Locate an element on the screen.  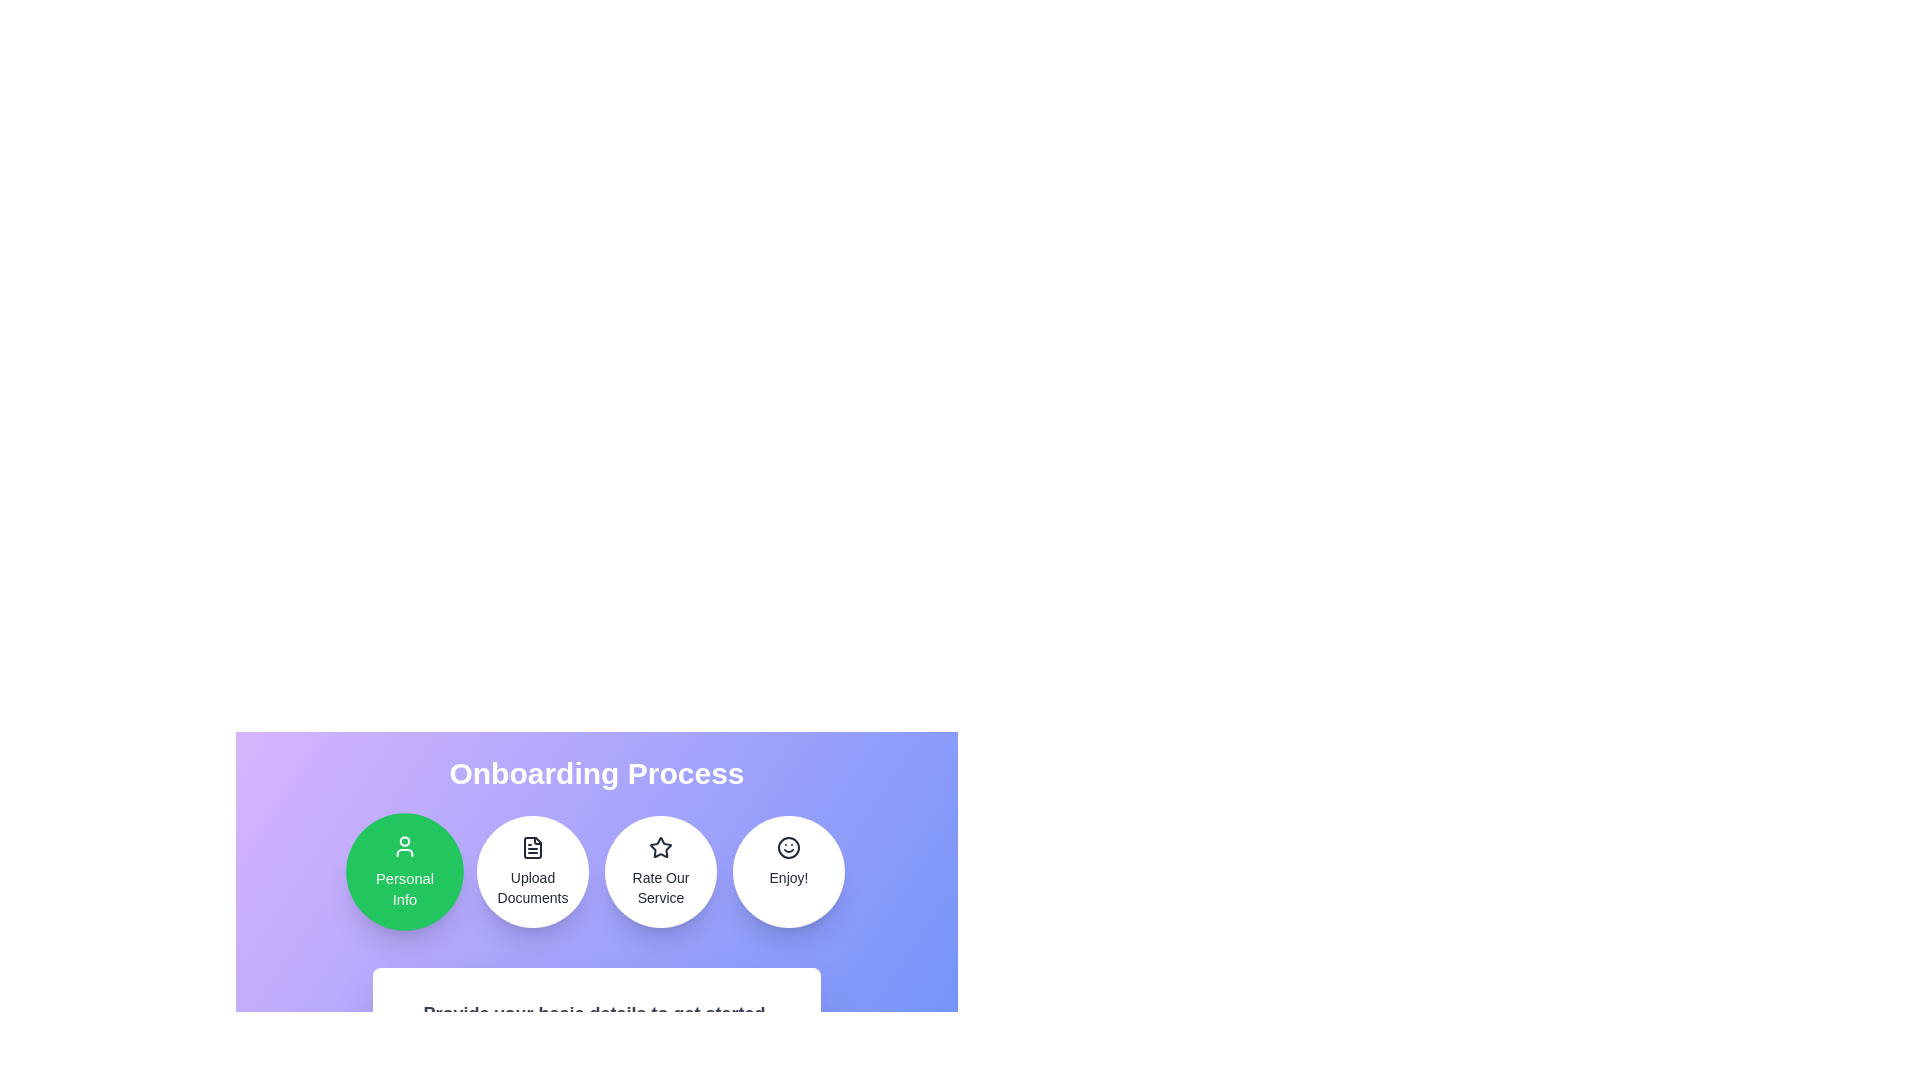
the onboarding step Personal Info by clicking on its corresponding icon is located at coordinates (403, 870).